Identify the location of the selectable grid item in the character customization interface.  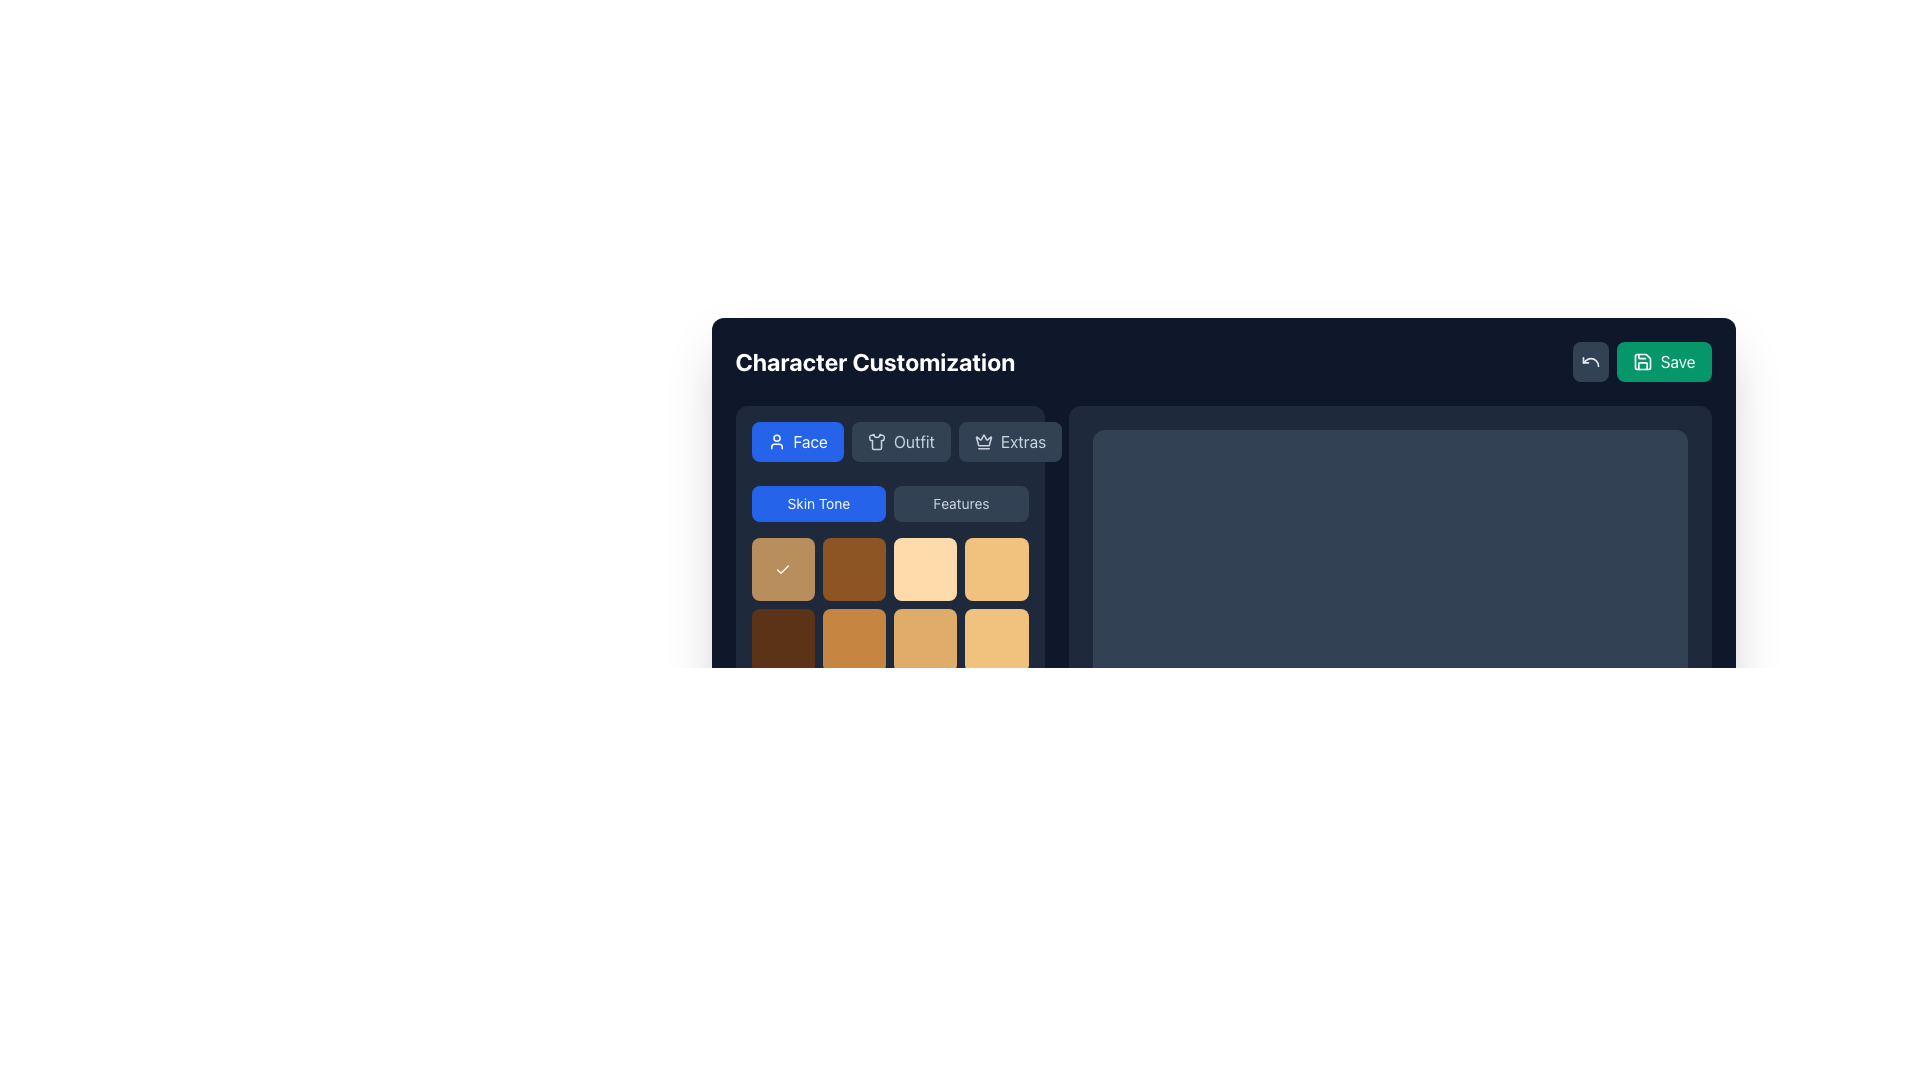
(854, 569).